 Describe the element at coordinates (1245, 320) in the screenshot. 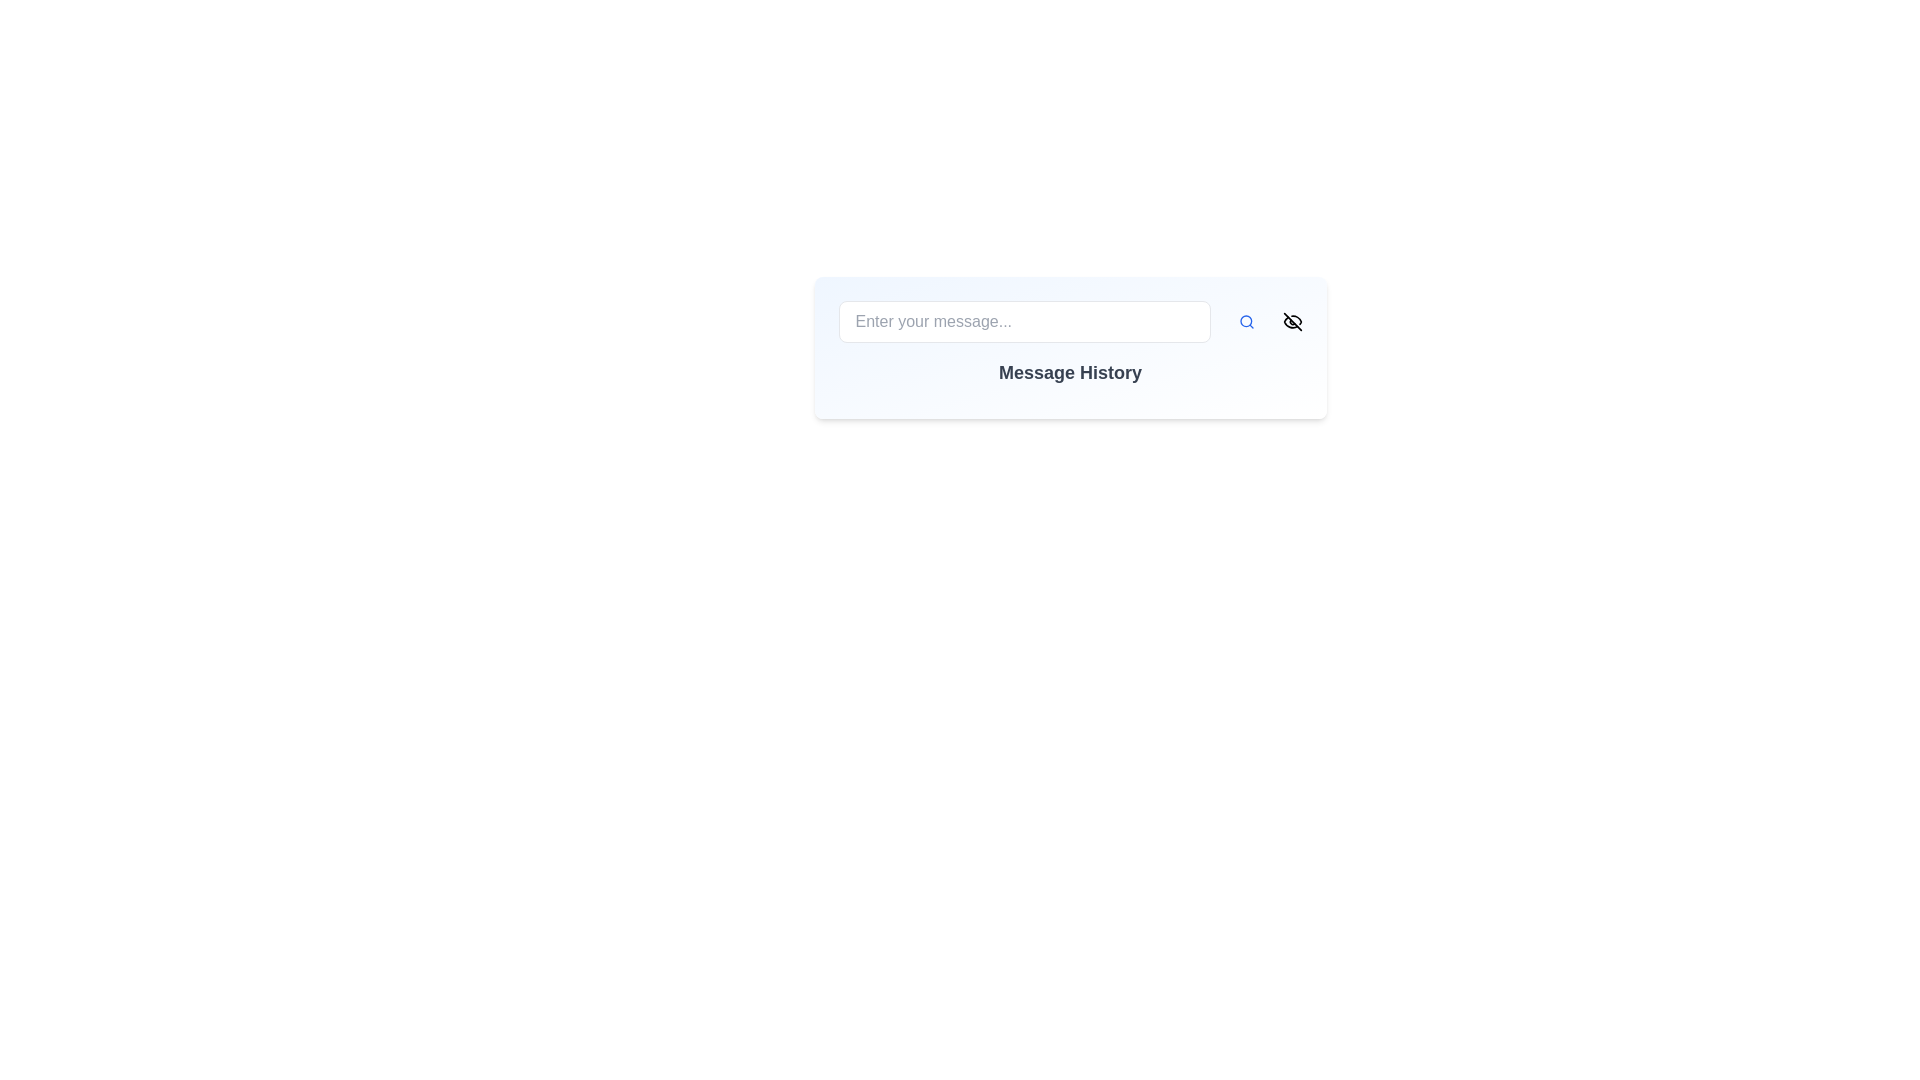

I see `the search button located immediately to the right of the input field labeled 'Enter your message...' to initiate a search action` at that location.